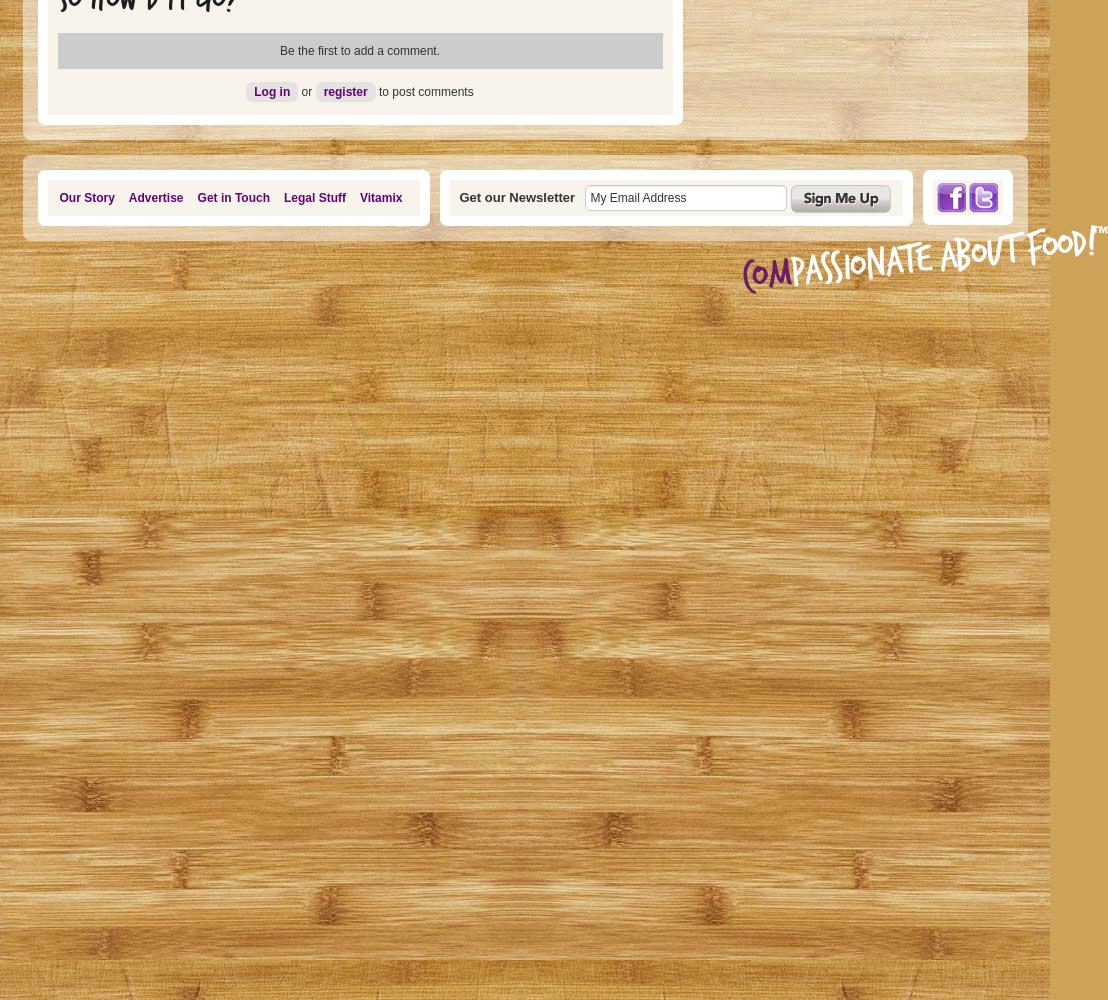  What do you see at coordinates (358, 51) in the screenshot?
I see `'Be the first to add a comment.'` at bounding box center [358, 51].